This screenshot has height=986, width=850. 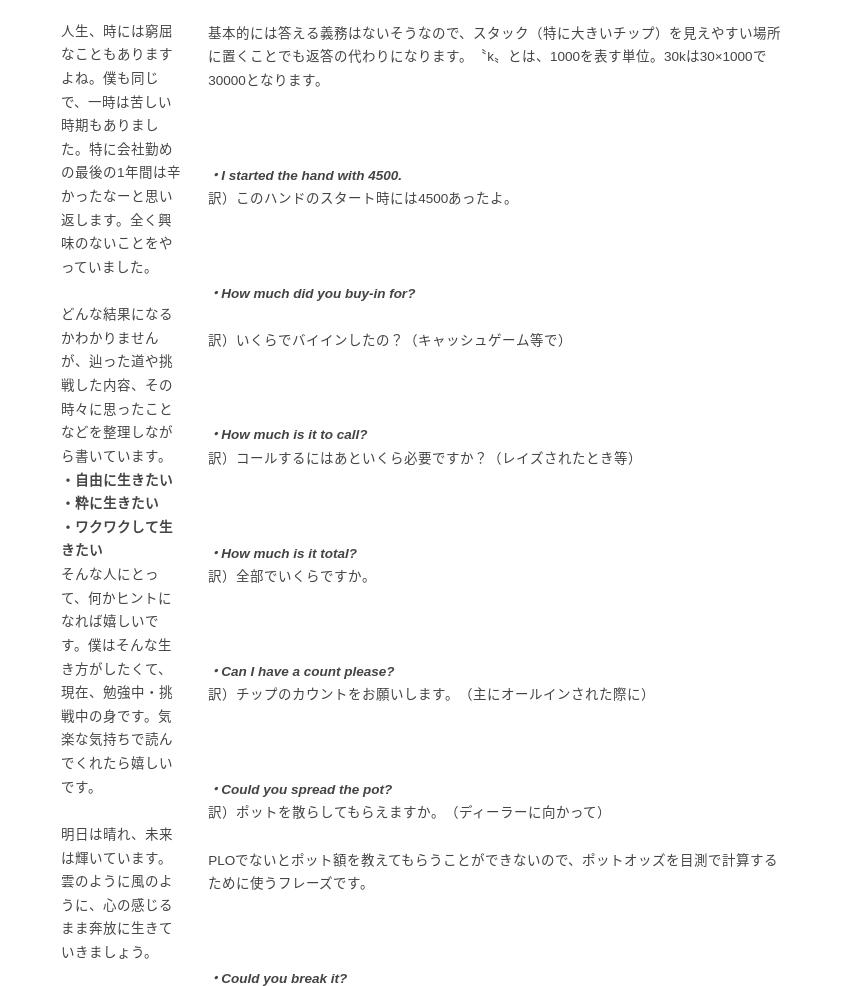 What do you see at coordinates (206, 292) in the screenshot?
I see `'・How much did you buy-in for?'` at bounding box center [206, 292].